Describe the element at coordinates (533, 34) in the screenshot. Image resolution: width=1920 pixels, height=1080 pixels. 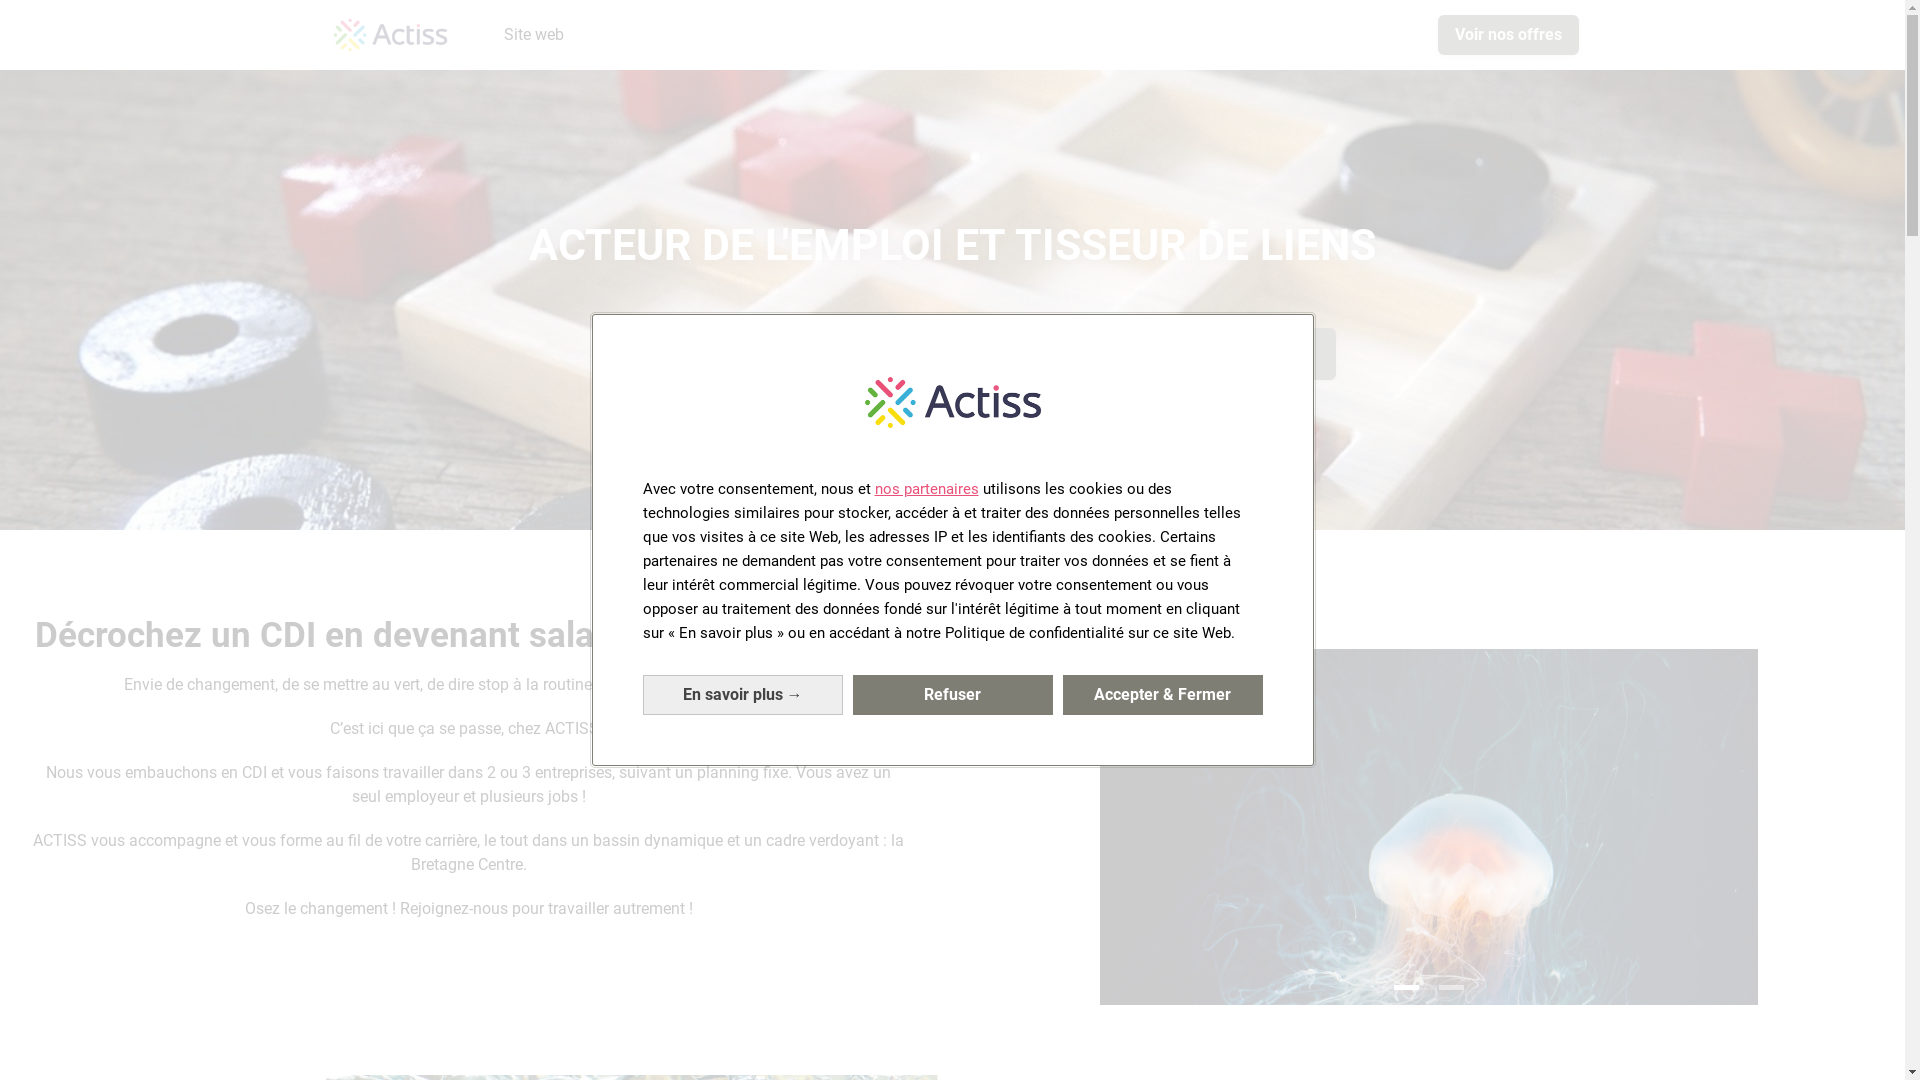
I see `'Site web'` at that location.